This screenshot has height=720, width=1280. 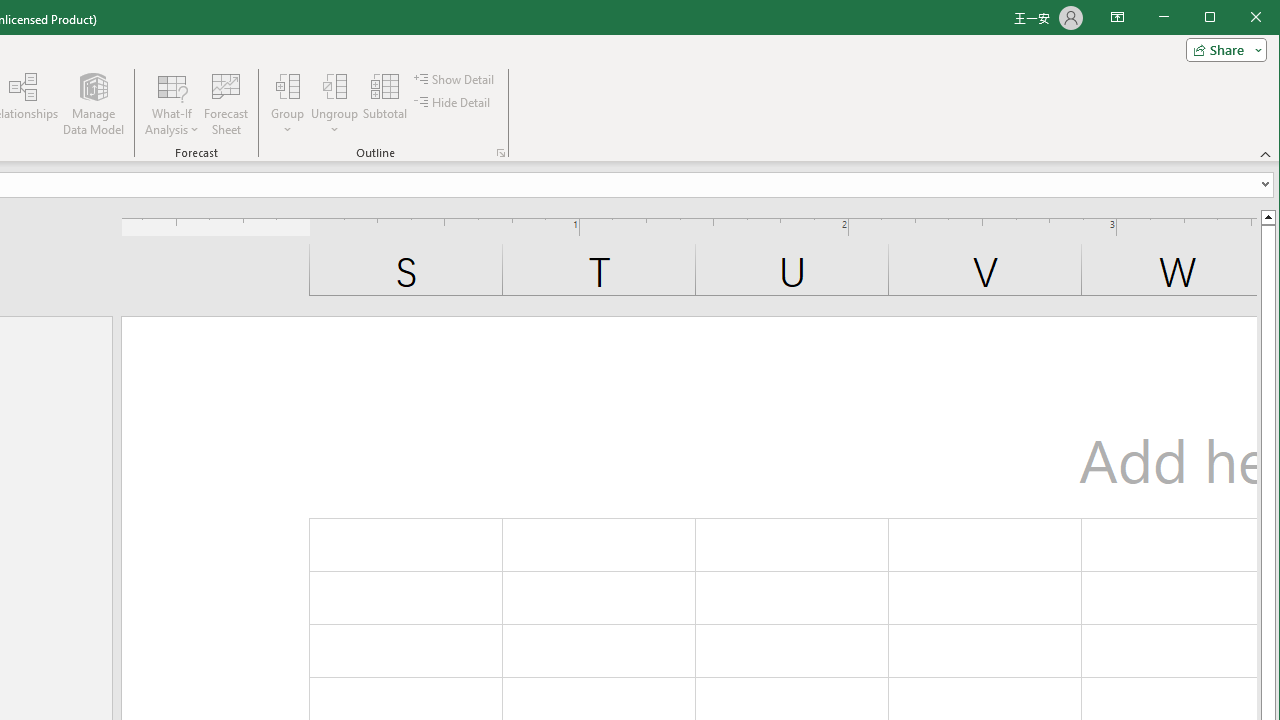 What do you see at coordinates (1221, 49) in the screenshot?
I see `'Share'` at bounding box center [1221, 49].